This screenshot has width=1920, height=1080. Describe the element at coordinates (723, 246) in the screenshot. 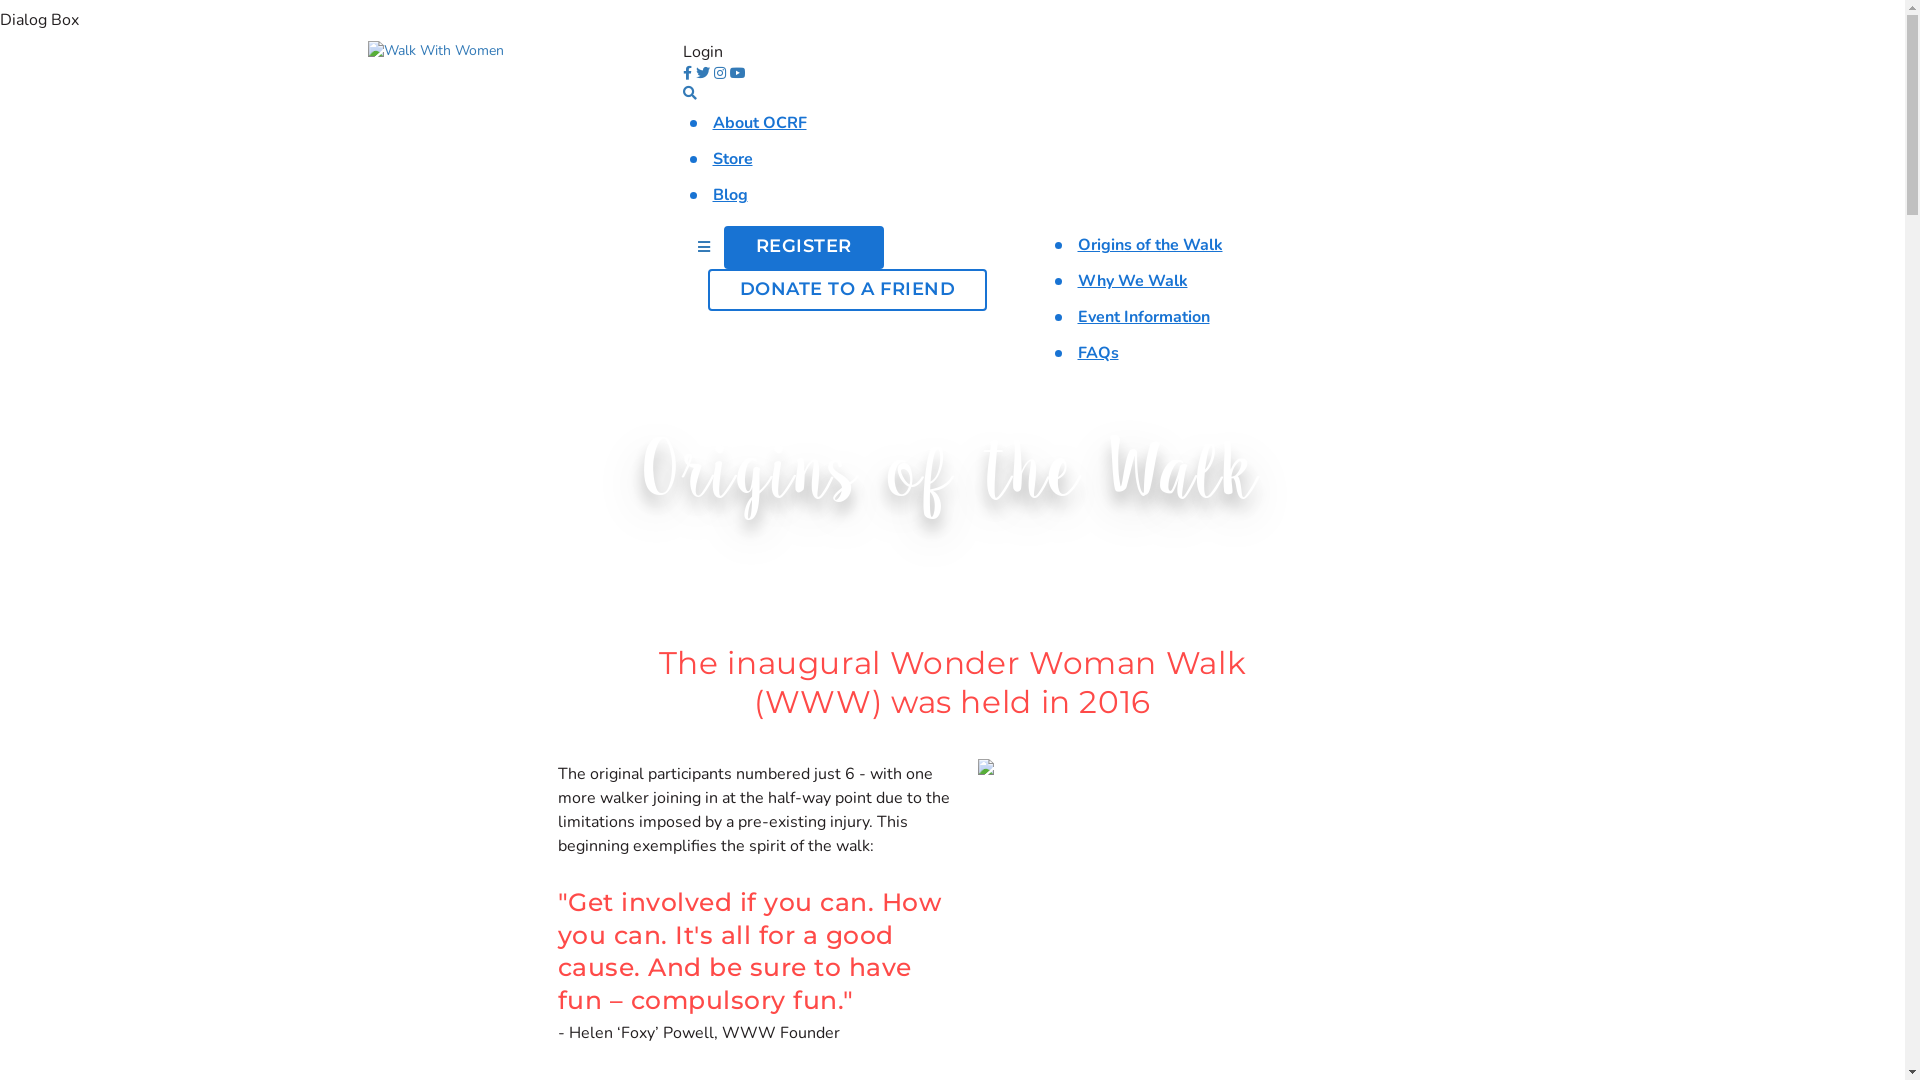

I see `'REGISTER'` at that location.